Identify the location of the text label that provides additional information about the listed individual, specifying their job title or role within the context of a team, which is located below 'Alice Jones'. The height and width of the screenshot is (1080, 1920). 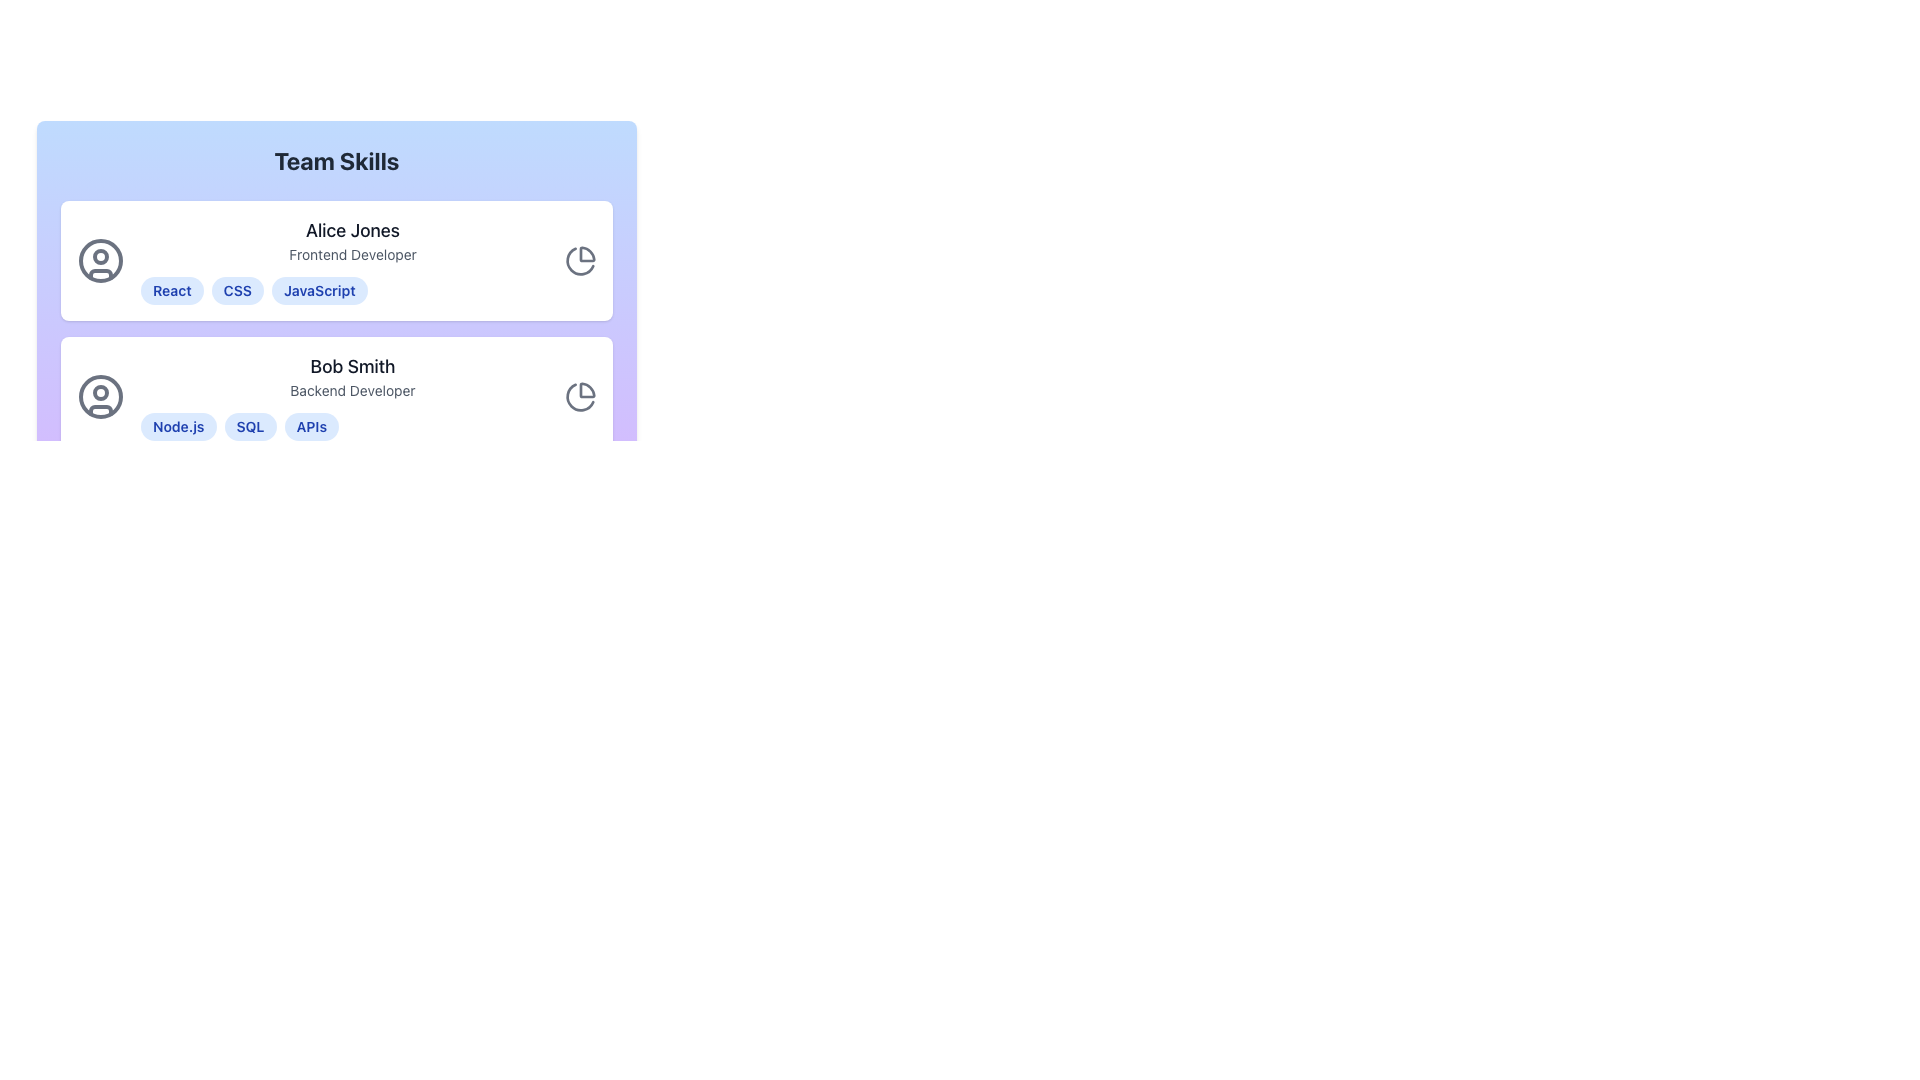
(353, 253).